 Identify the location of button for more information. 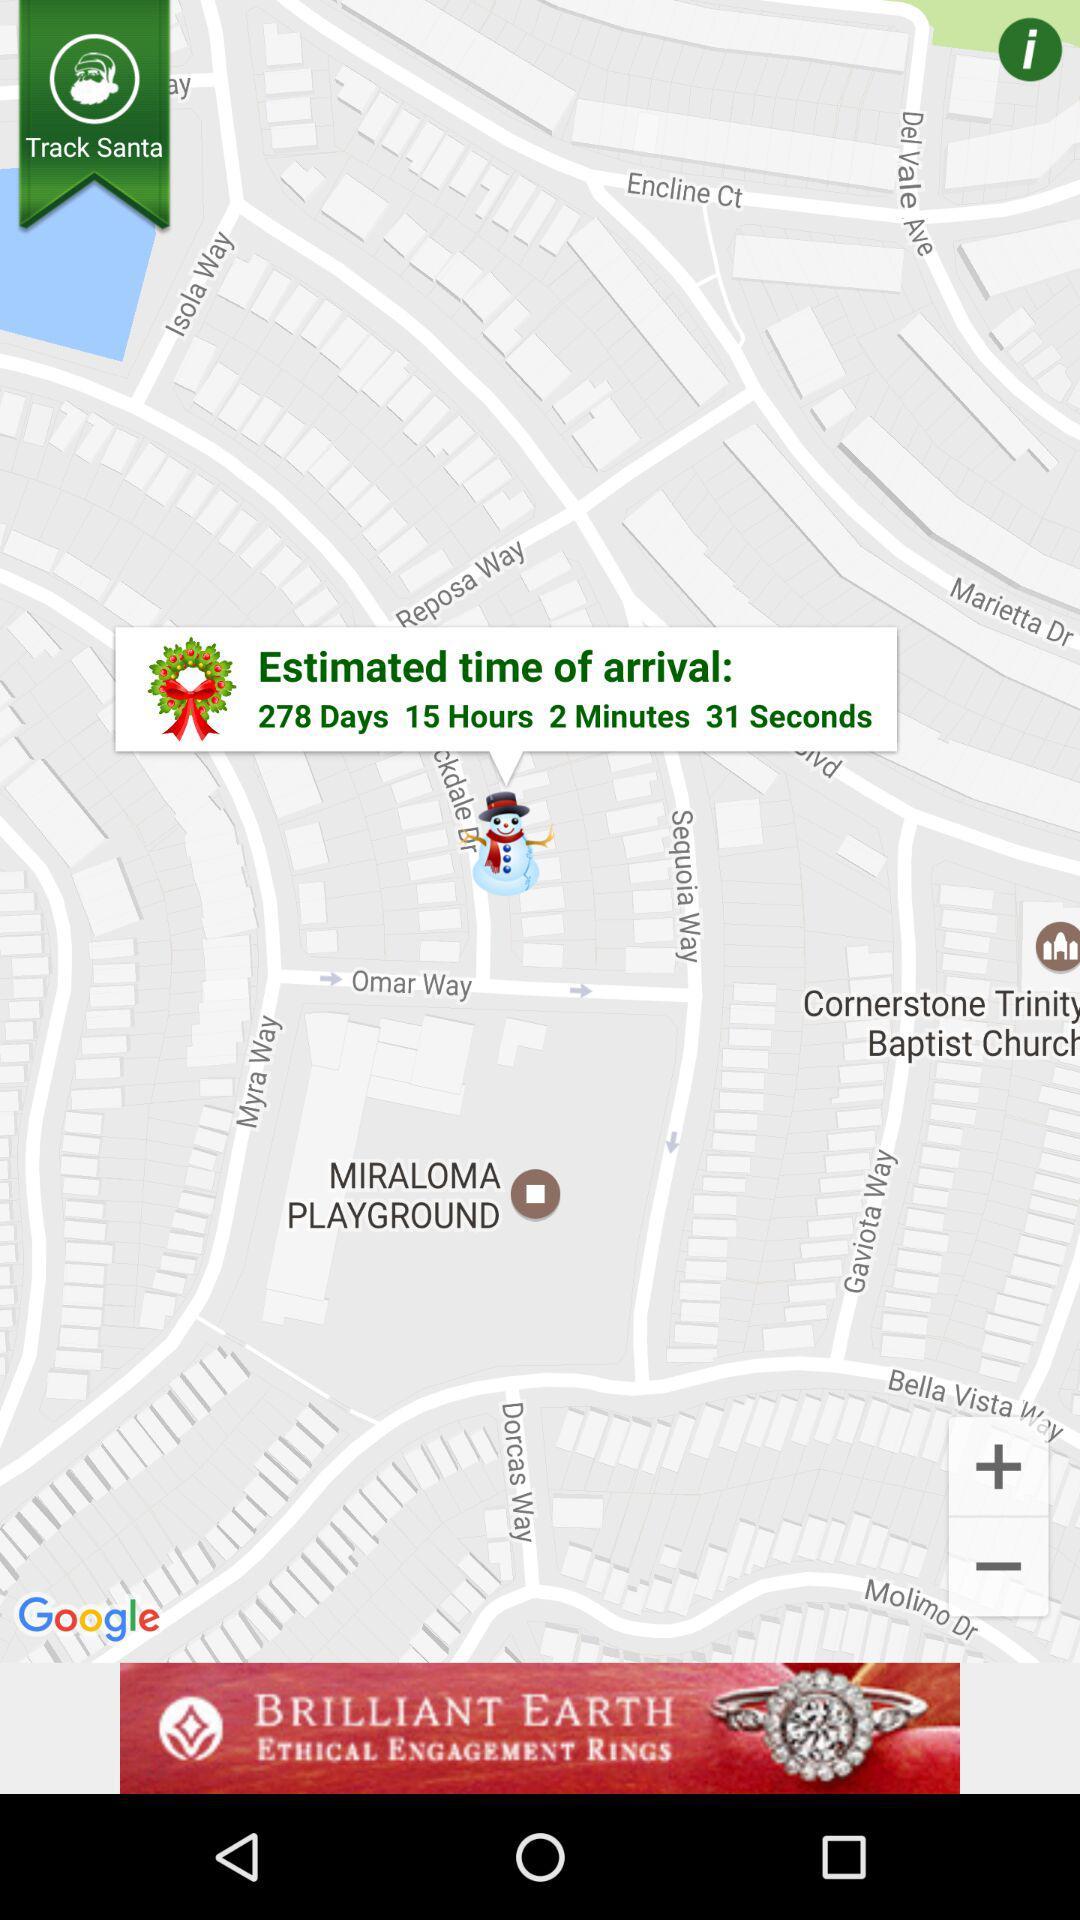
(1001, 78).